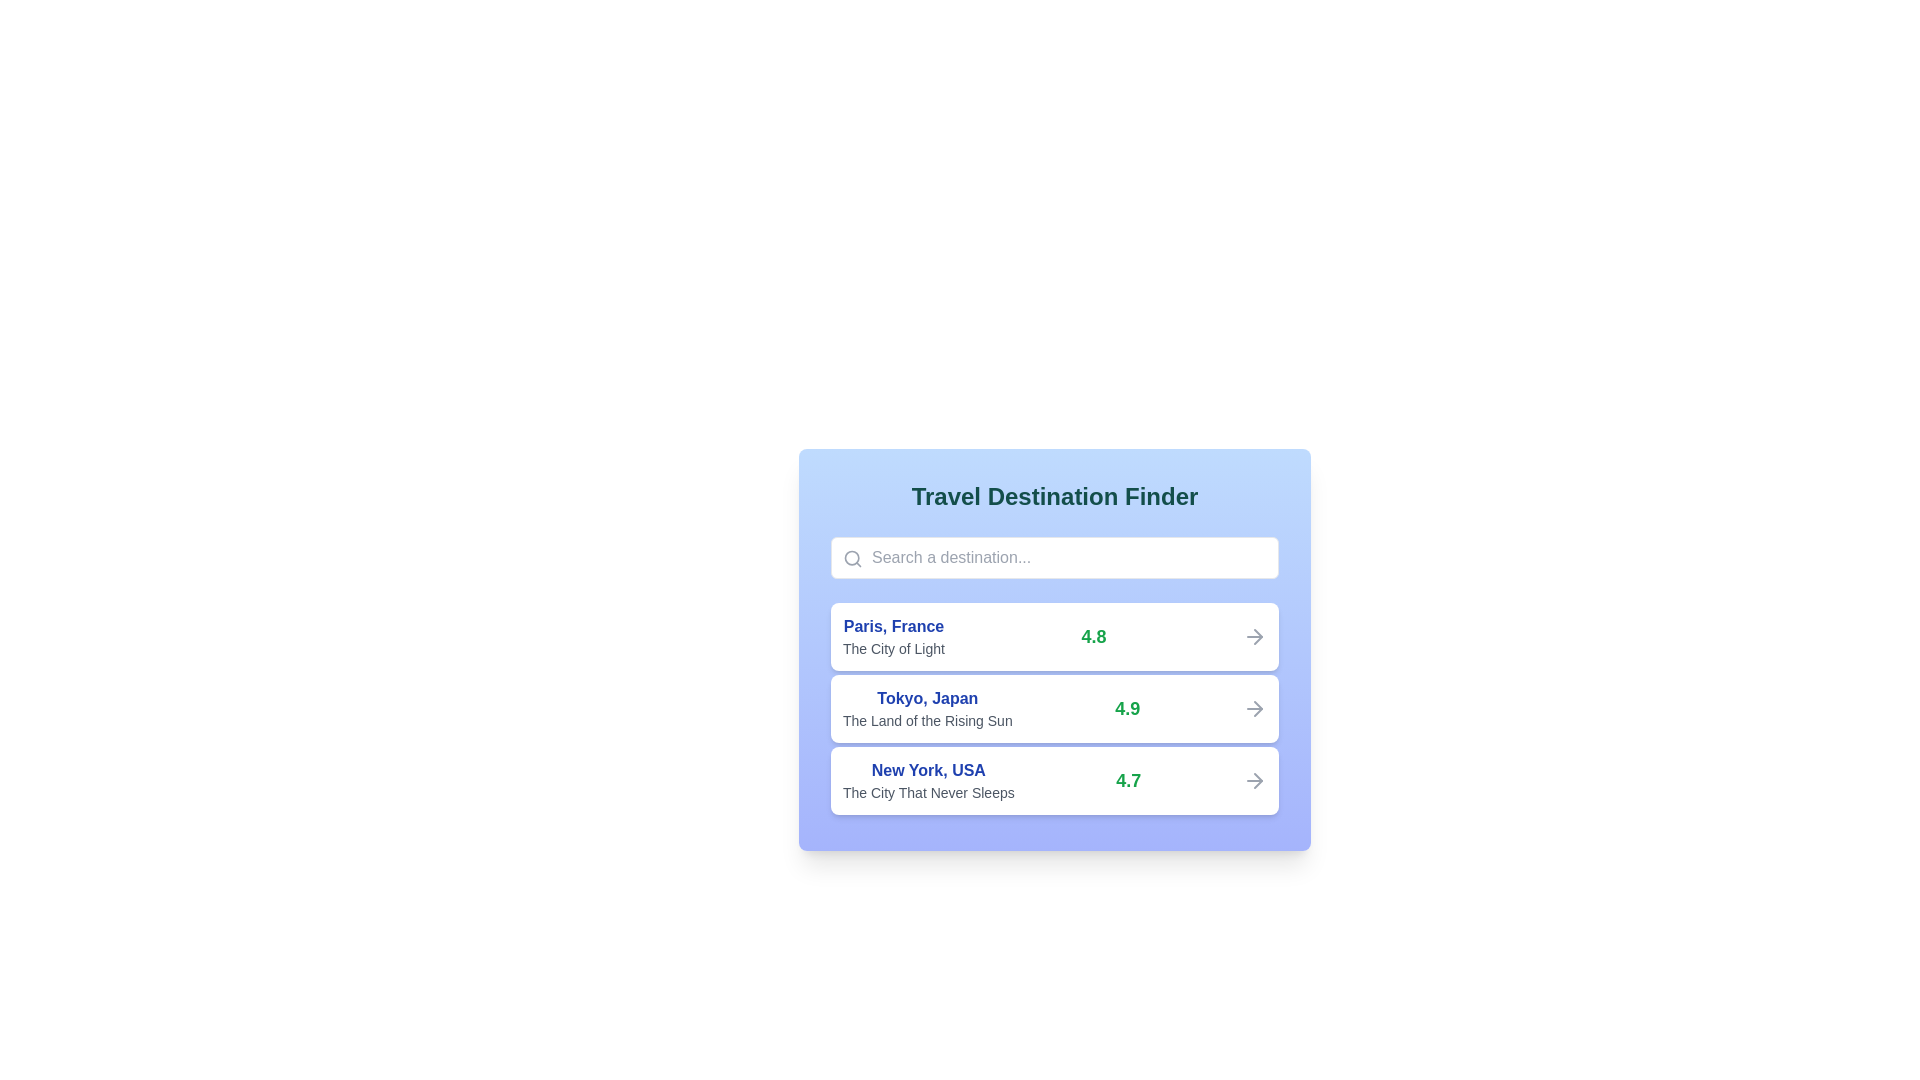 The image size is (1920, 1080). Describe the element at coordinates (926, 721) in the screenshot. I see `the second line of static text that provides descriptive information about the location 'Tokyo, Japan', positioned directly below the main title in a vertical list of destinations` at that location.